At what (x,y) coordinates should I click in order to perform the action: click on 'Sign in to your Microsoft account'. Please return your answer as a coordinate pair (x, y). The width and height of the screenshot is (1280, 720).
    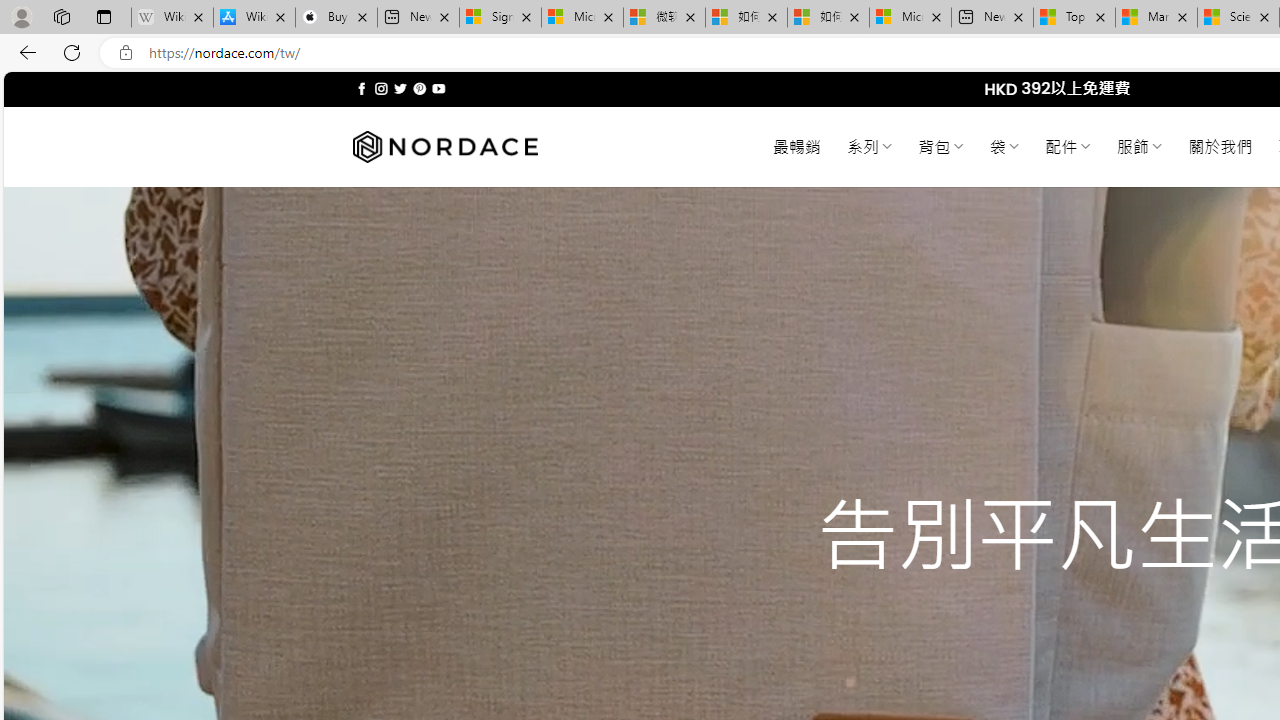
    Looking at the image, I should click on (500, 17).